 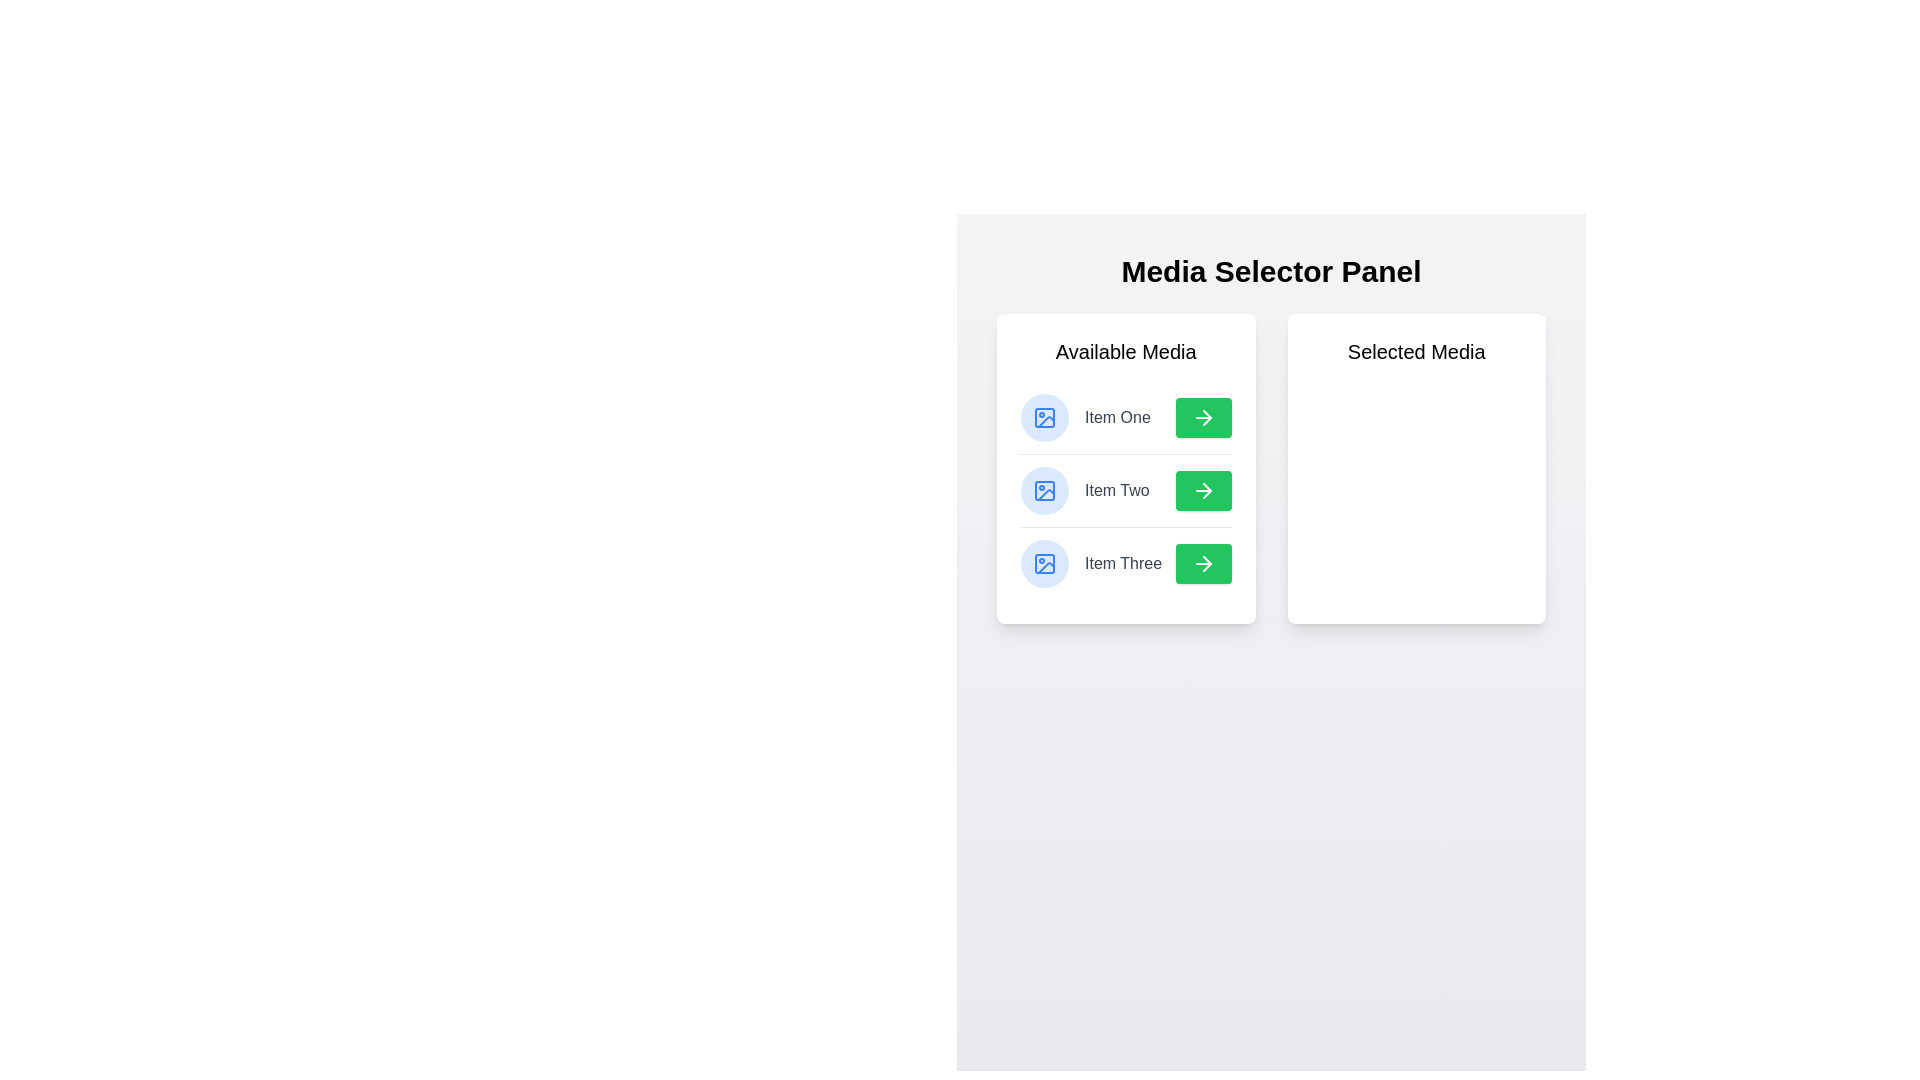 What do you see at coordinates (1044, 563) in the screenshot?
I see `the light-blue circular button with a landscape icon located to the left of the text 'Item Three' in the 'Available Media' section` at bounding box center [1044, 563].